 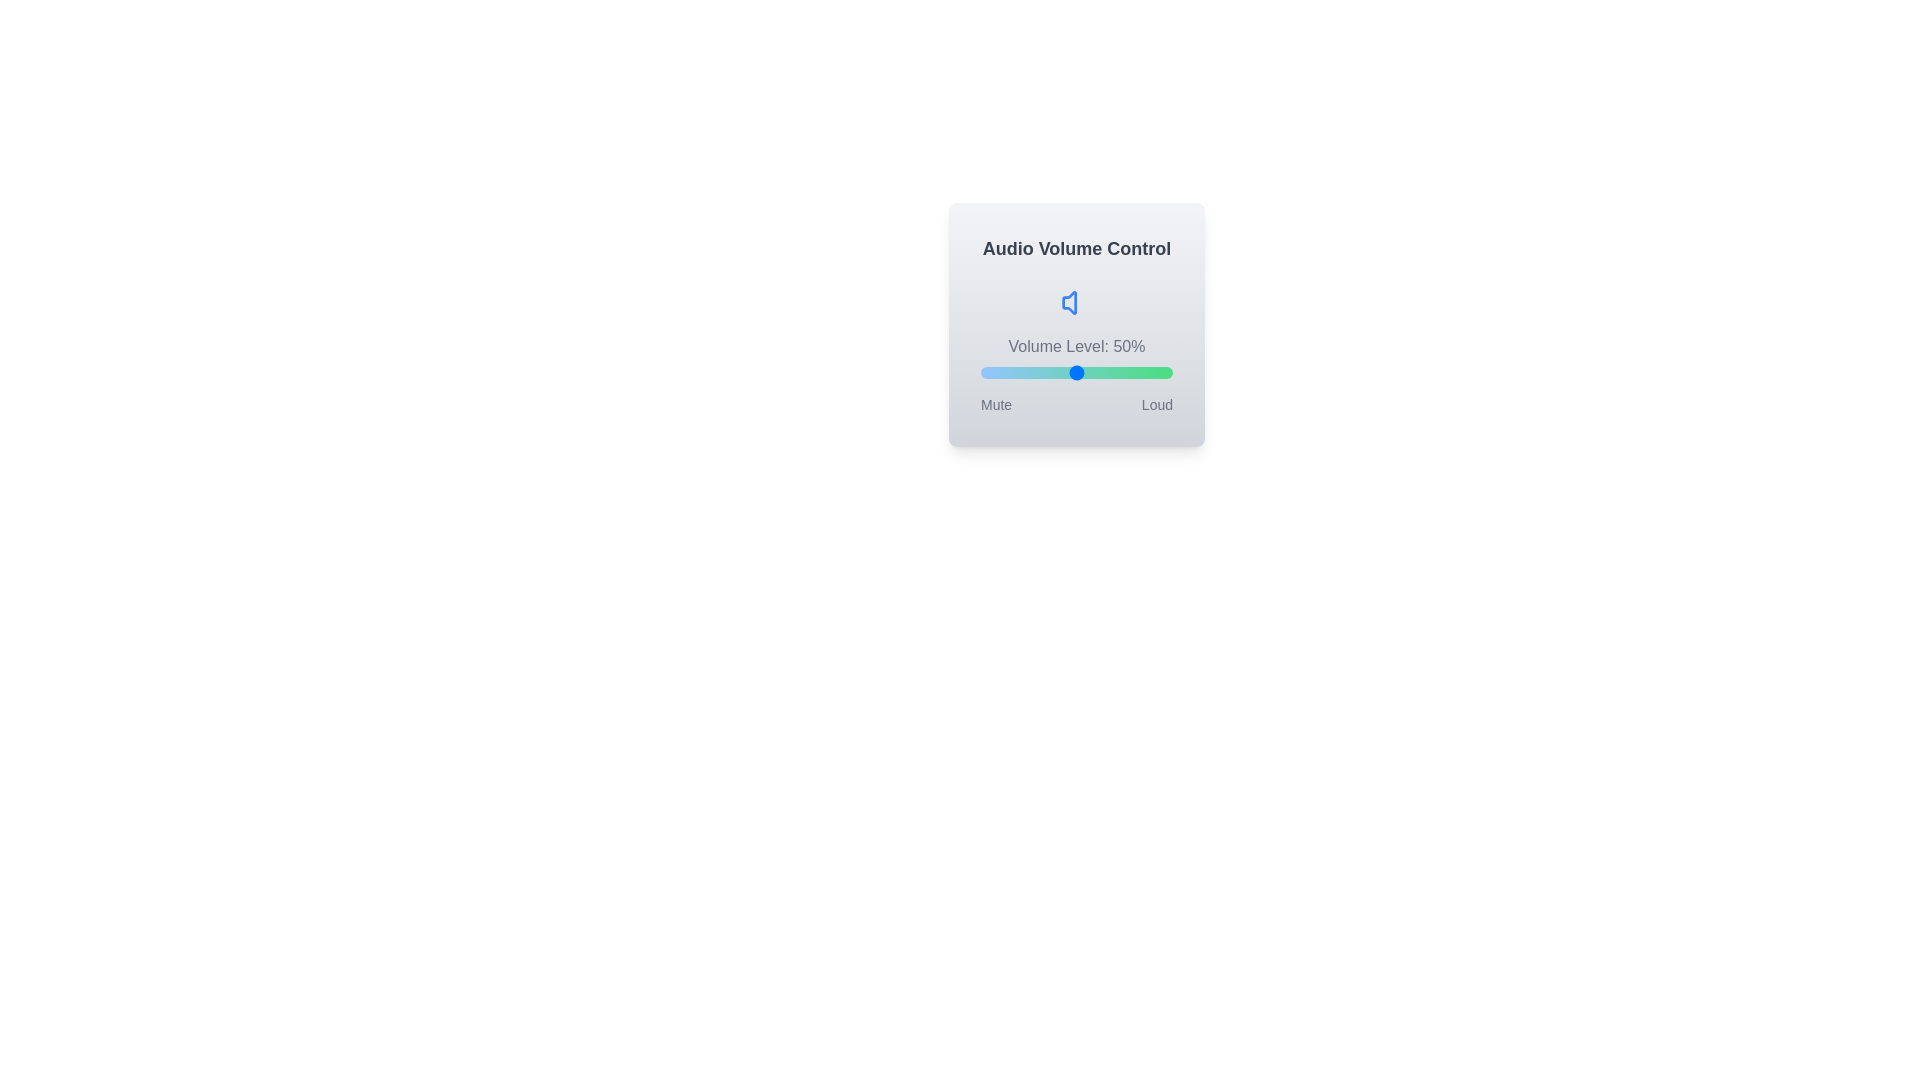 What do you see at coordinates (996, 405) in the screenshot?
I see `the Mute label to interact with it` at bounding box center [996, 405].